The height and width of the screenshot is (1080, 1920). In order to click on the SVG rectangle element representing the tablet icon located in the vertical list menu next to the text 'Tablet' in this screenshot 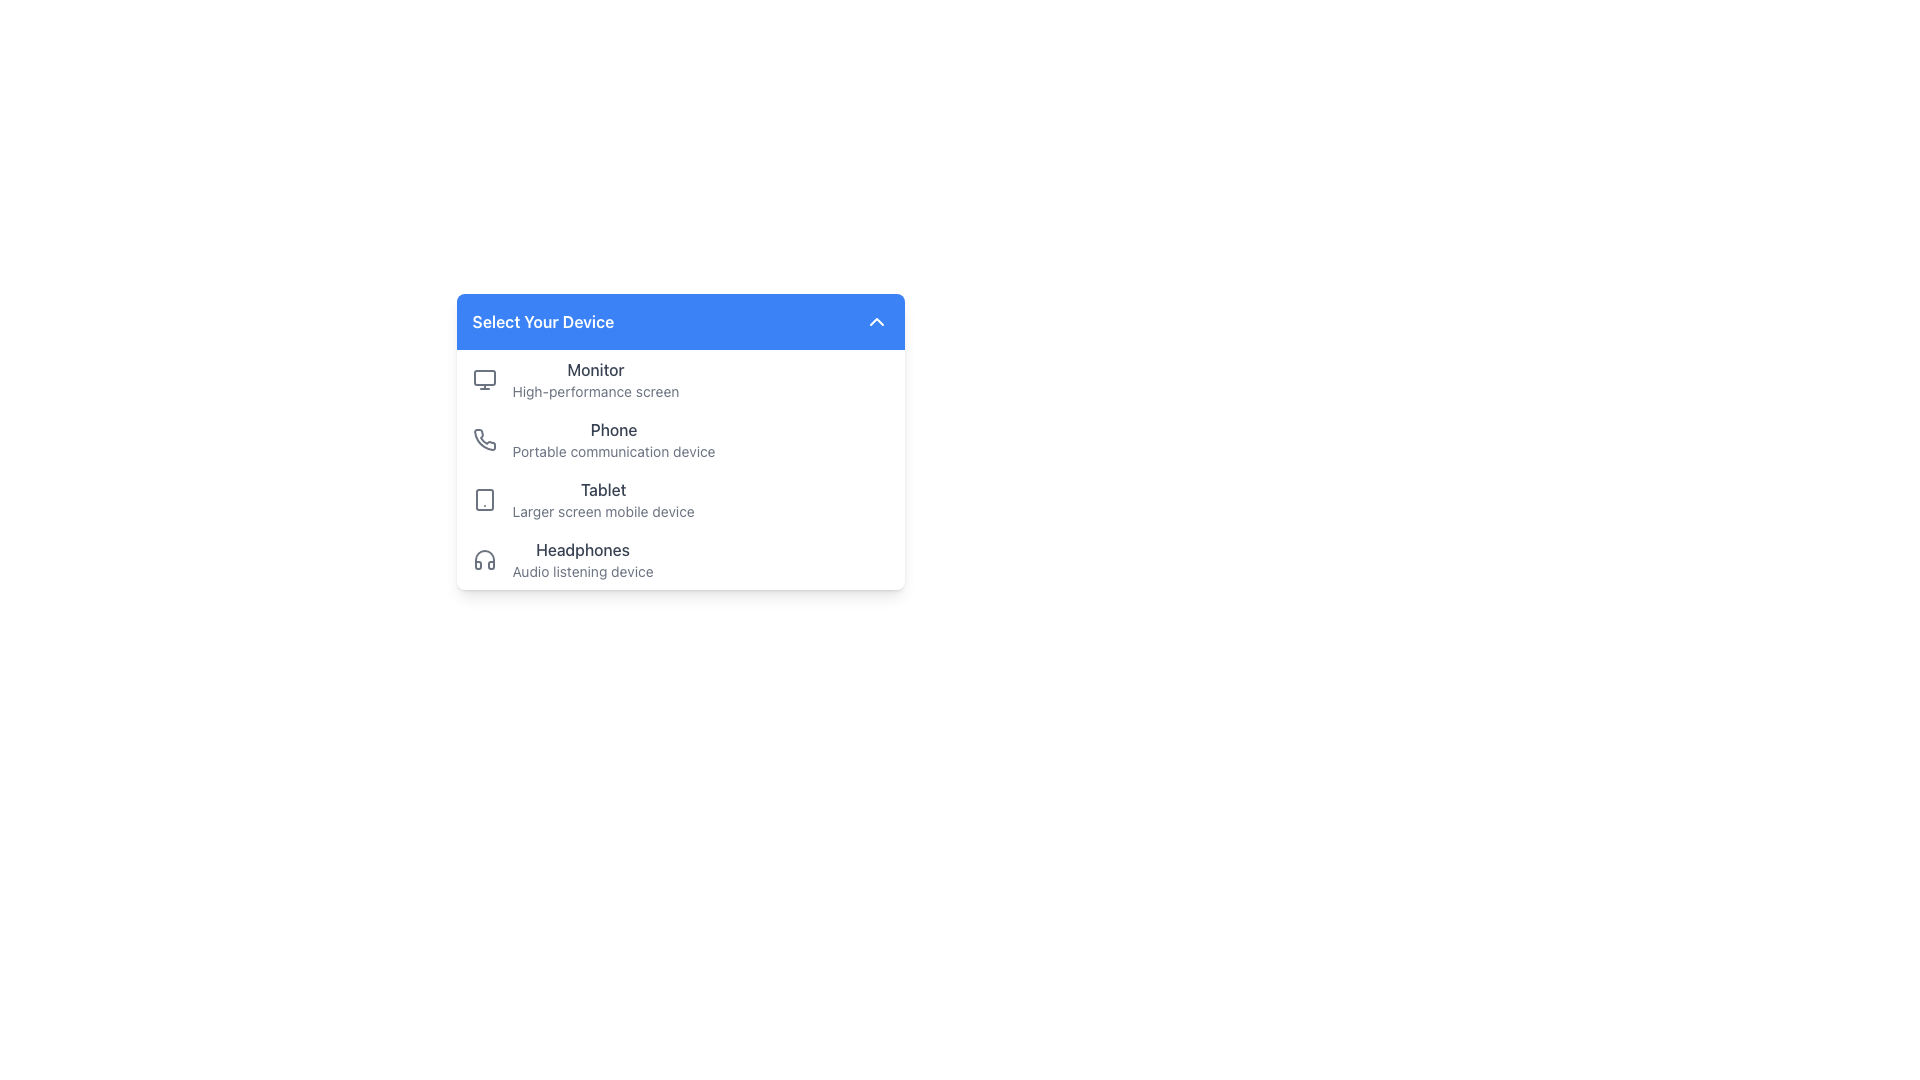, I will do `click(484, 499)`.